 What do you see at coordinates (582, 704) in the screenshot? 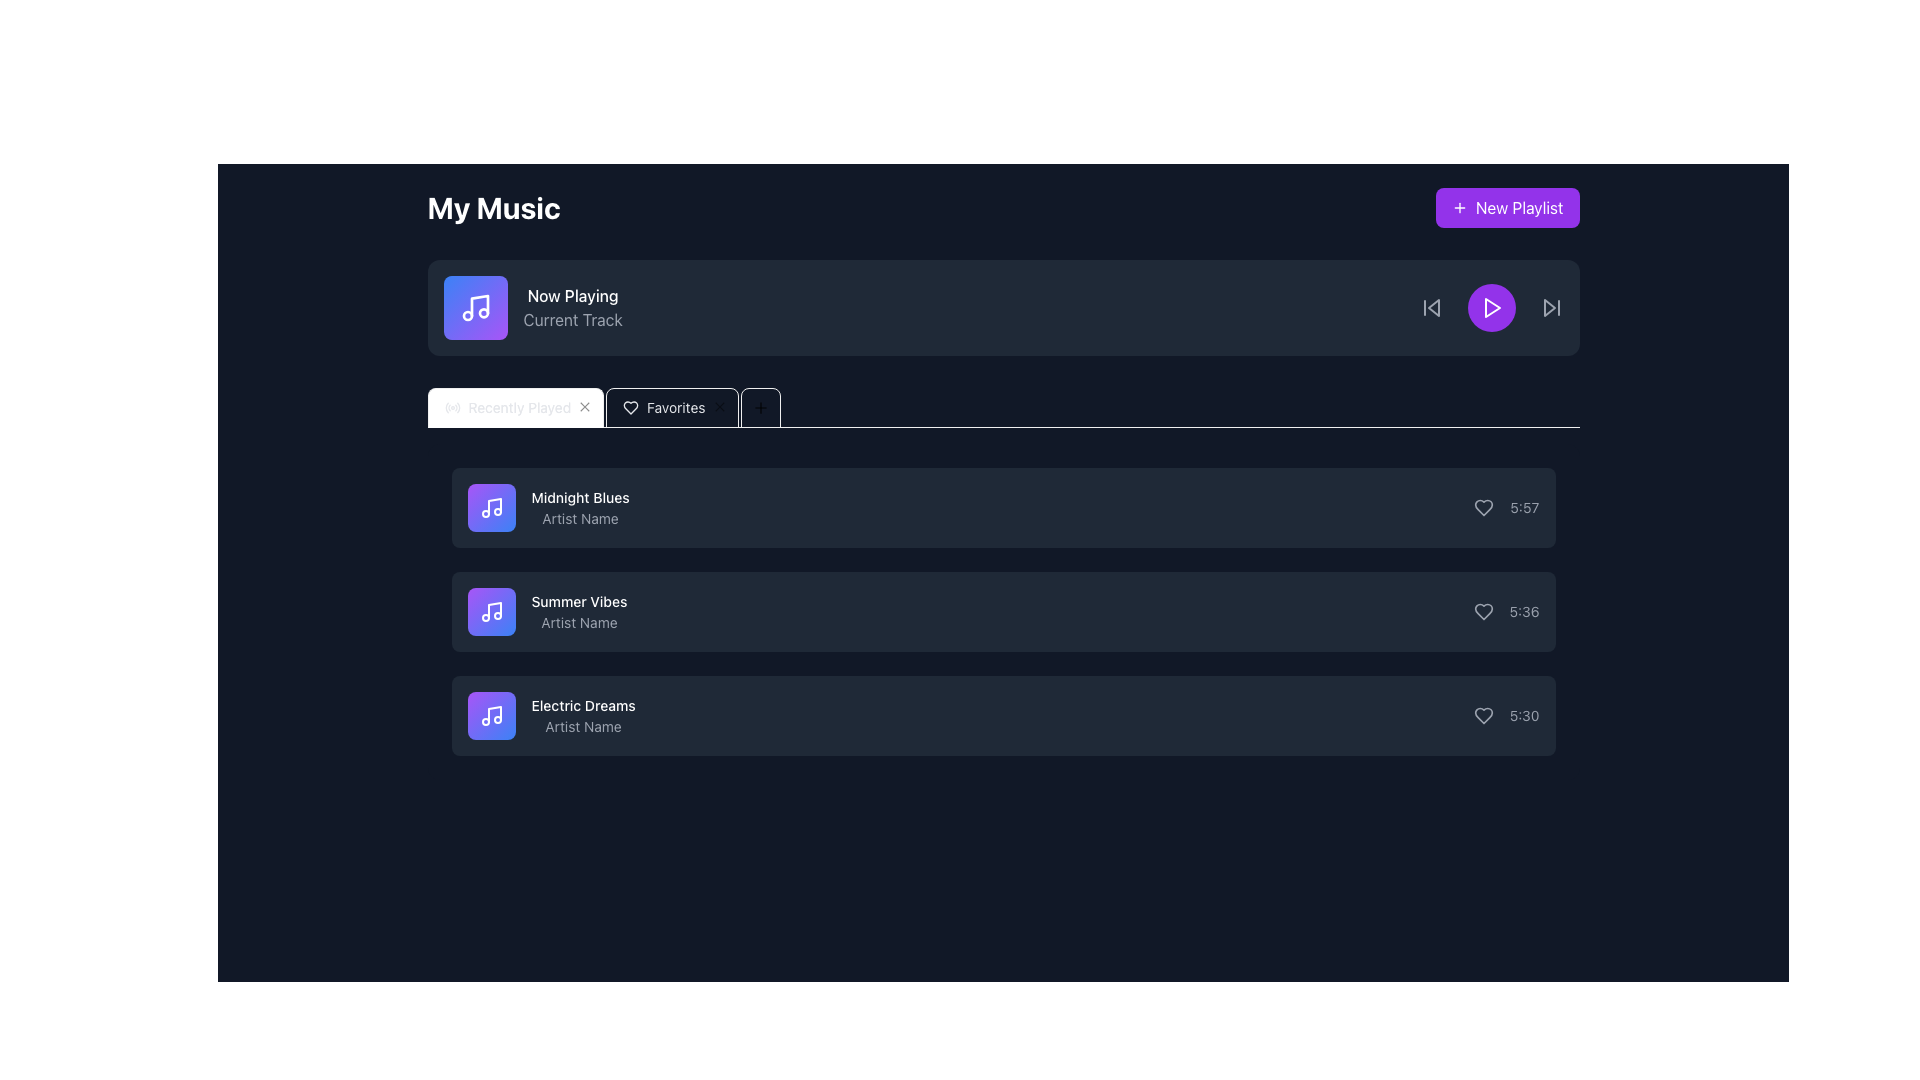
I see `the 'Electric Dreams' text label, which is displayed in white against a dark background, positioned above 'Artist Name' in a vertical music list` at bounding box center [582, 704].